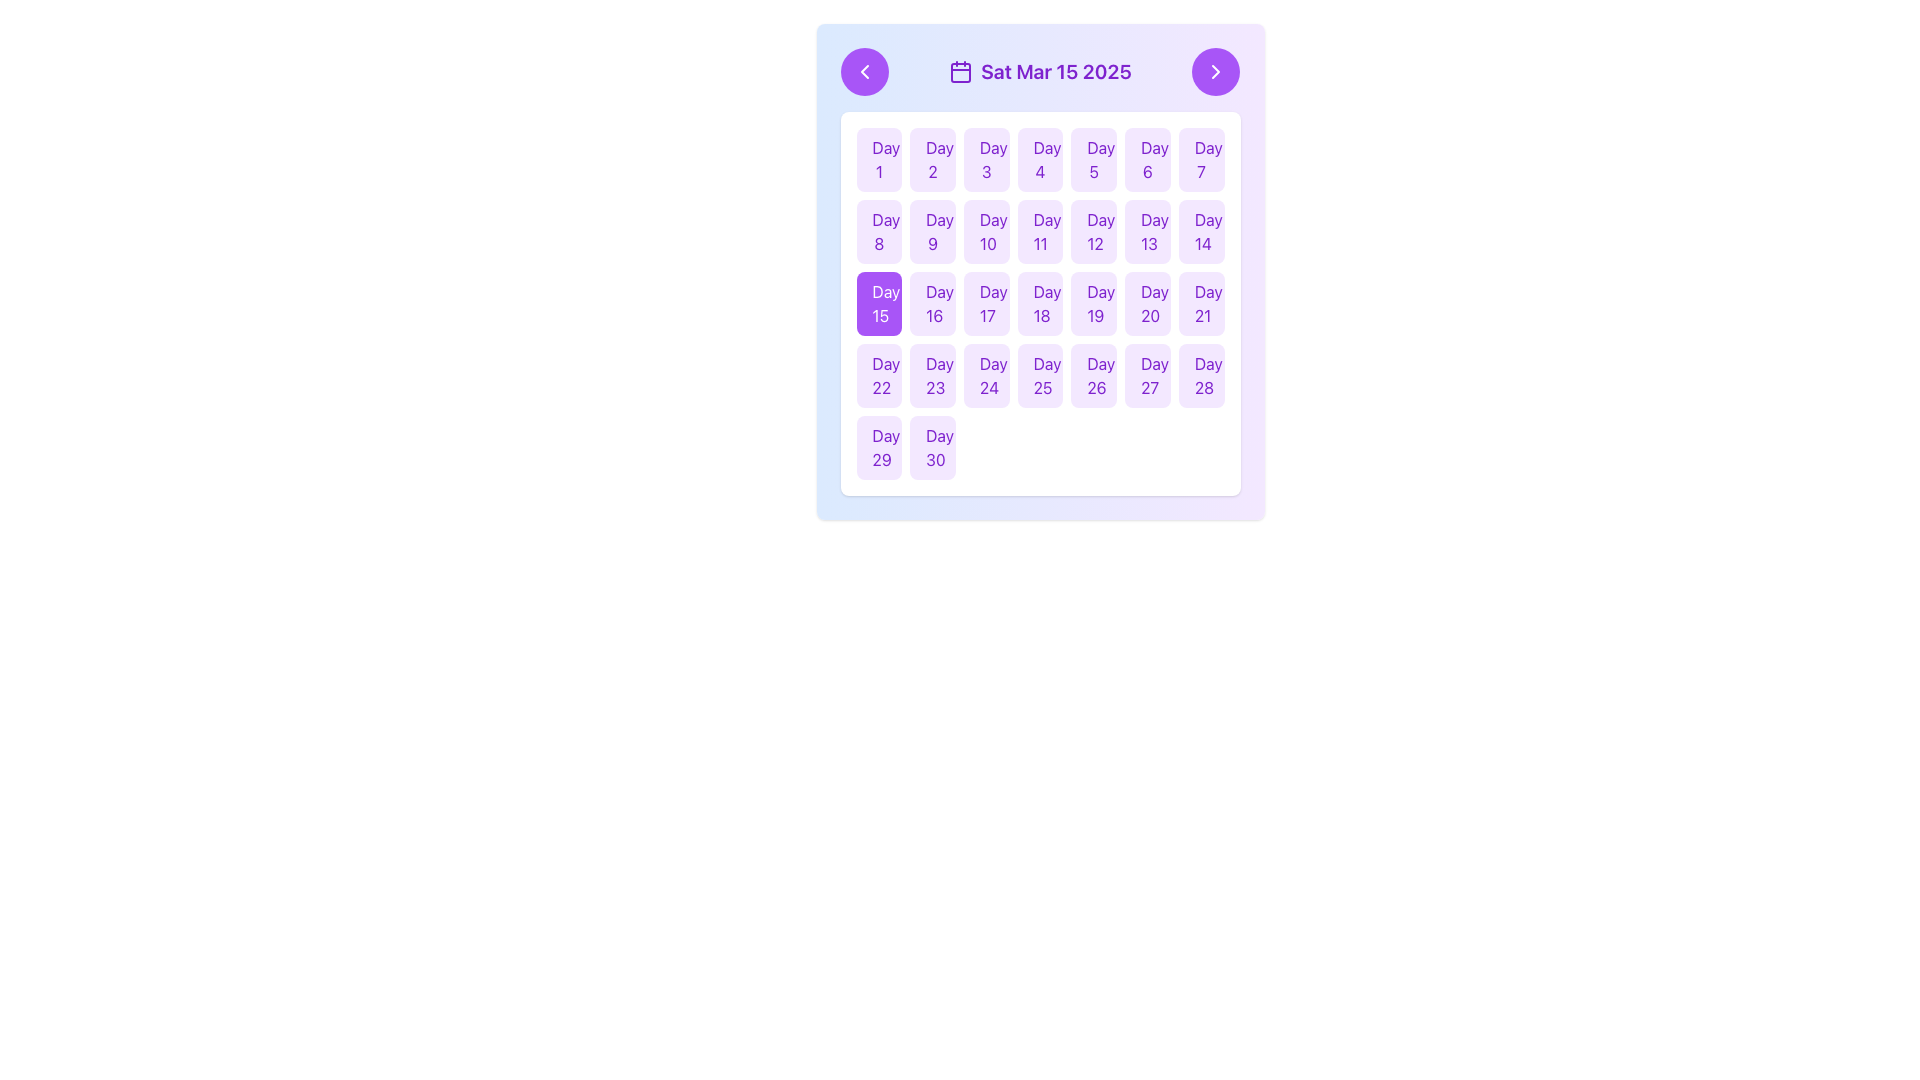 This screenshot has width=1920, height=1080. I want to click on the left-pointing chevron icon within the circular purple button on the top left corner of the calendar interface, so click(864, 71).